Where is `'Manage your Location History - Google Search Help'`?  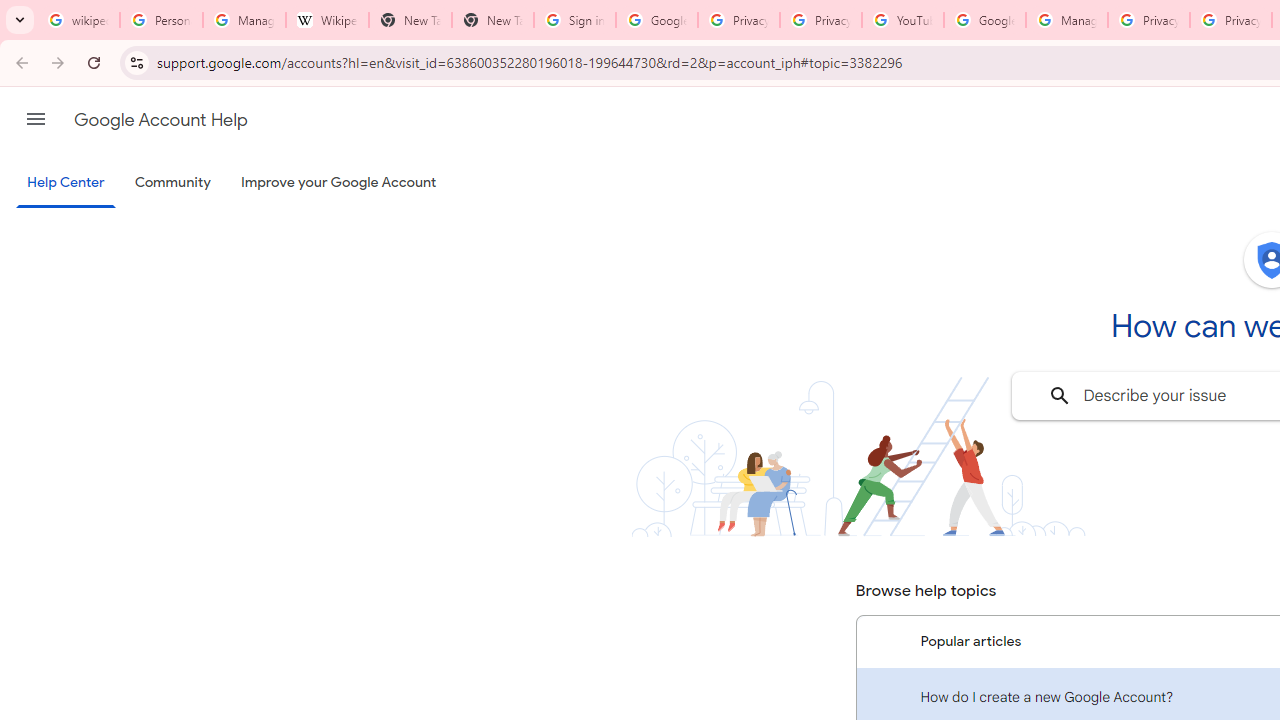 'Manage your Location History - Google Search Help' is located at coordinates (243, 20).